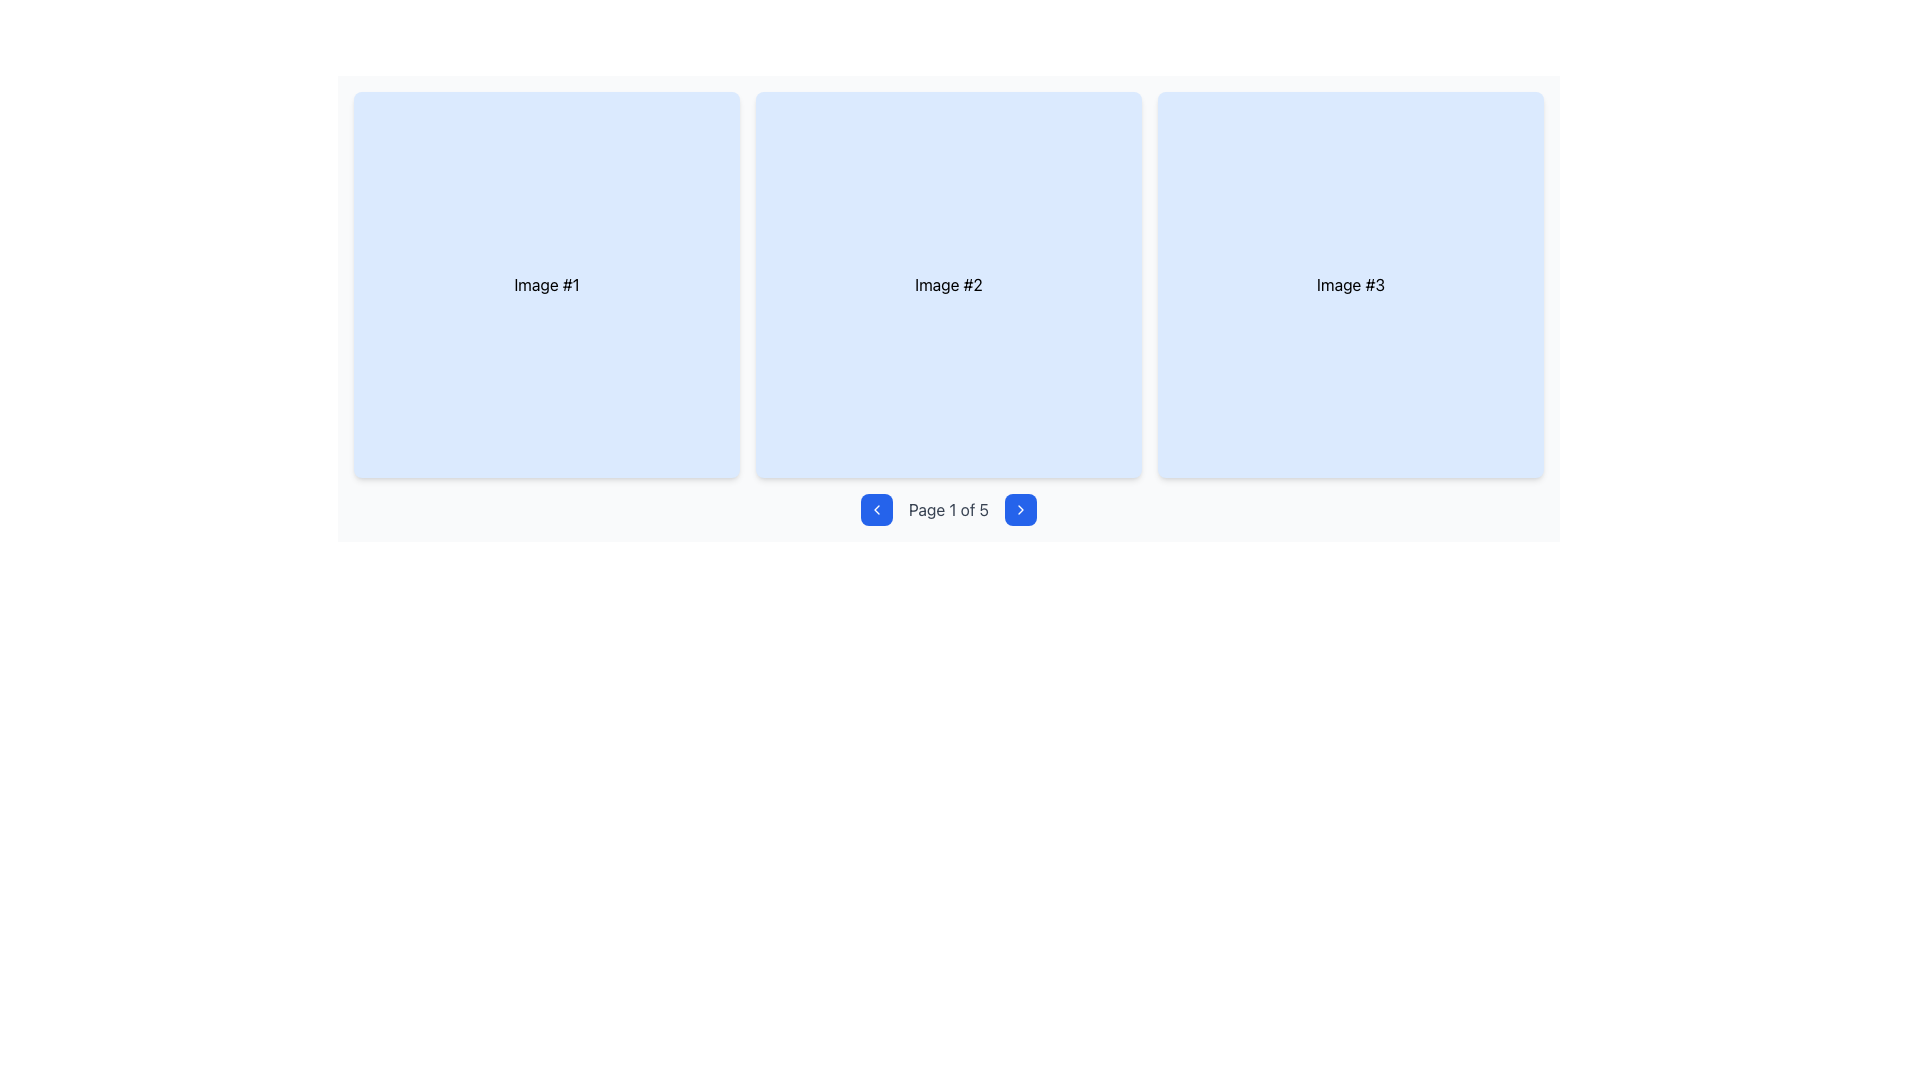  What do you see at coordinates (876, 508) in the screenshot?
I see `the leftward-pointing chevron icon inside the blue button` at bounding box center [876, 508].